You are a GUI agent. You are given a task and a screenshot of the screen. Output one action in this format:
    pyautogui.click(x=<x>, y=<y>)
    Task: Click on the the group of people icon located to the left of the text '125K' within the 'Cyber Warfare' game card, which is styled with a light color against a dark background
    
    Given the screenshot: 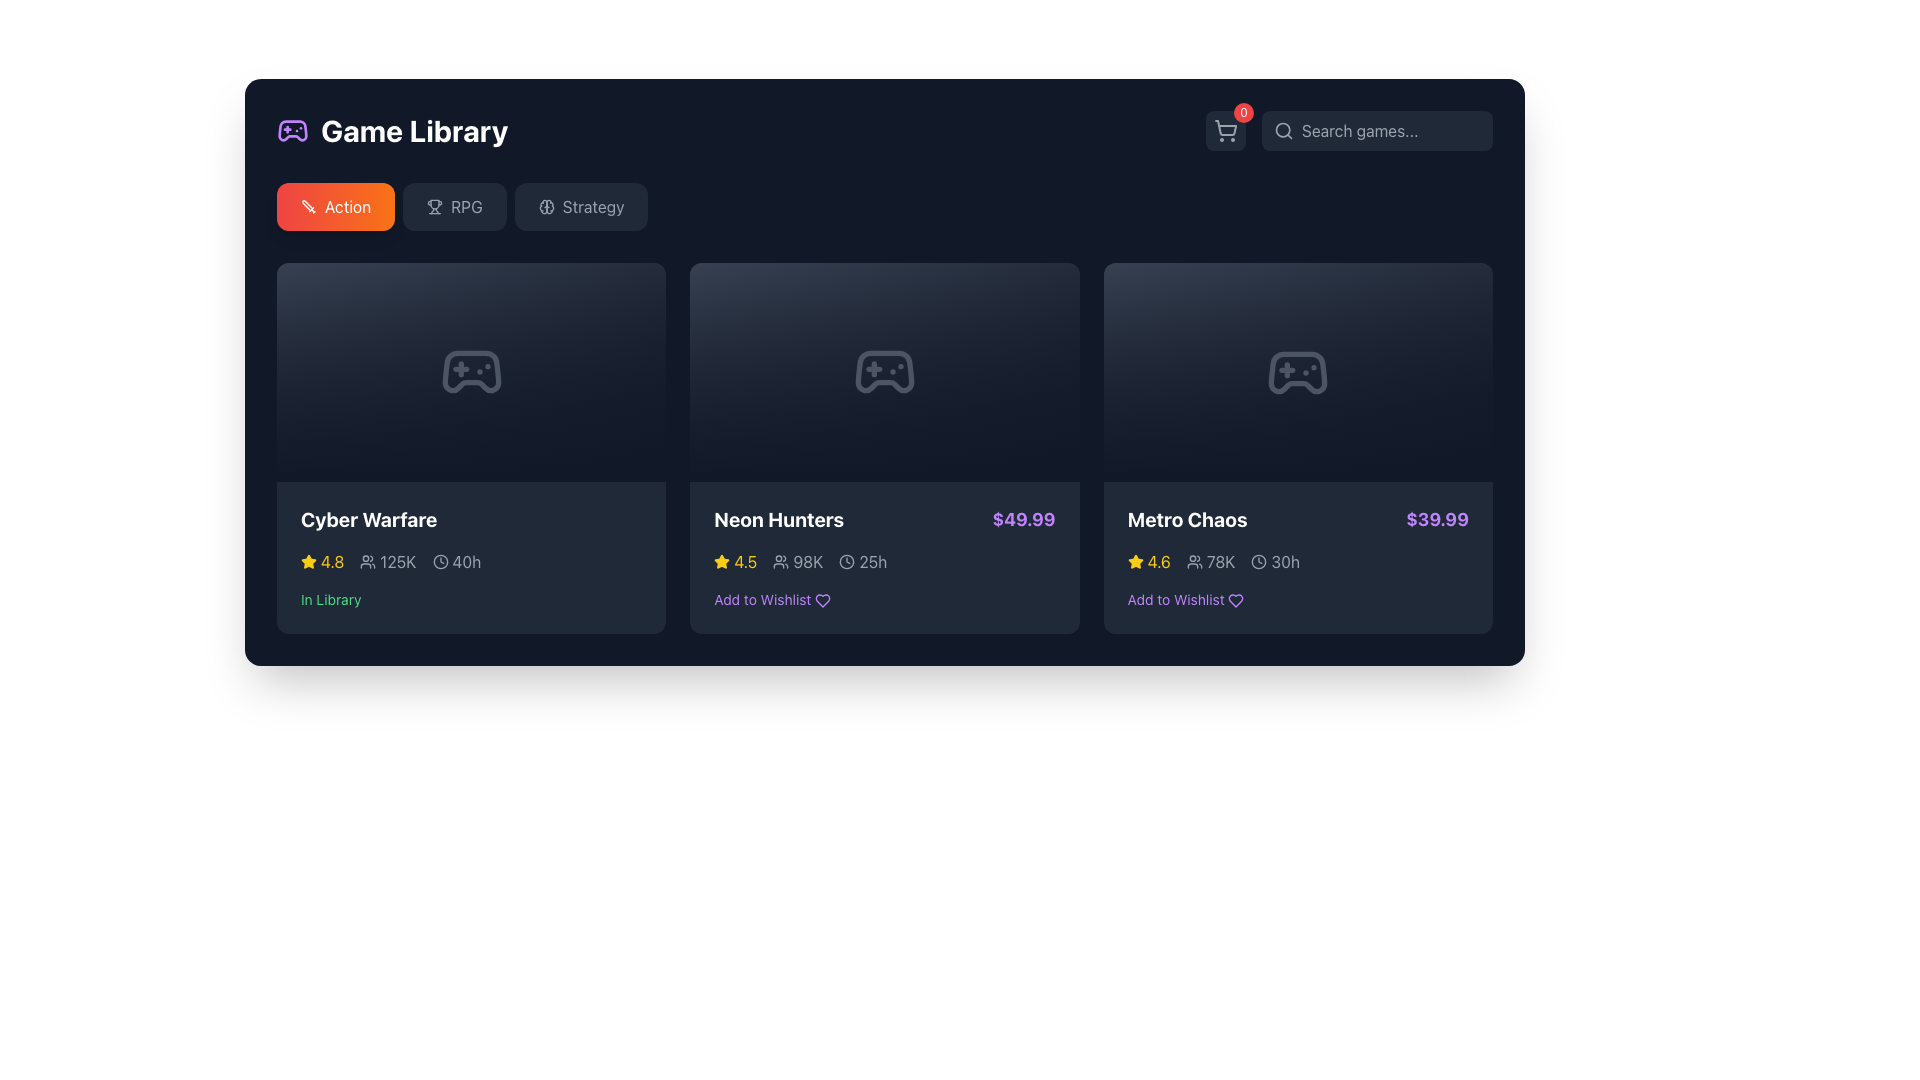 What is the action you would take?
    pyautogui.click(x=368, y=562)
    